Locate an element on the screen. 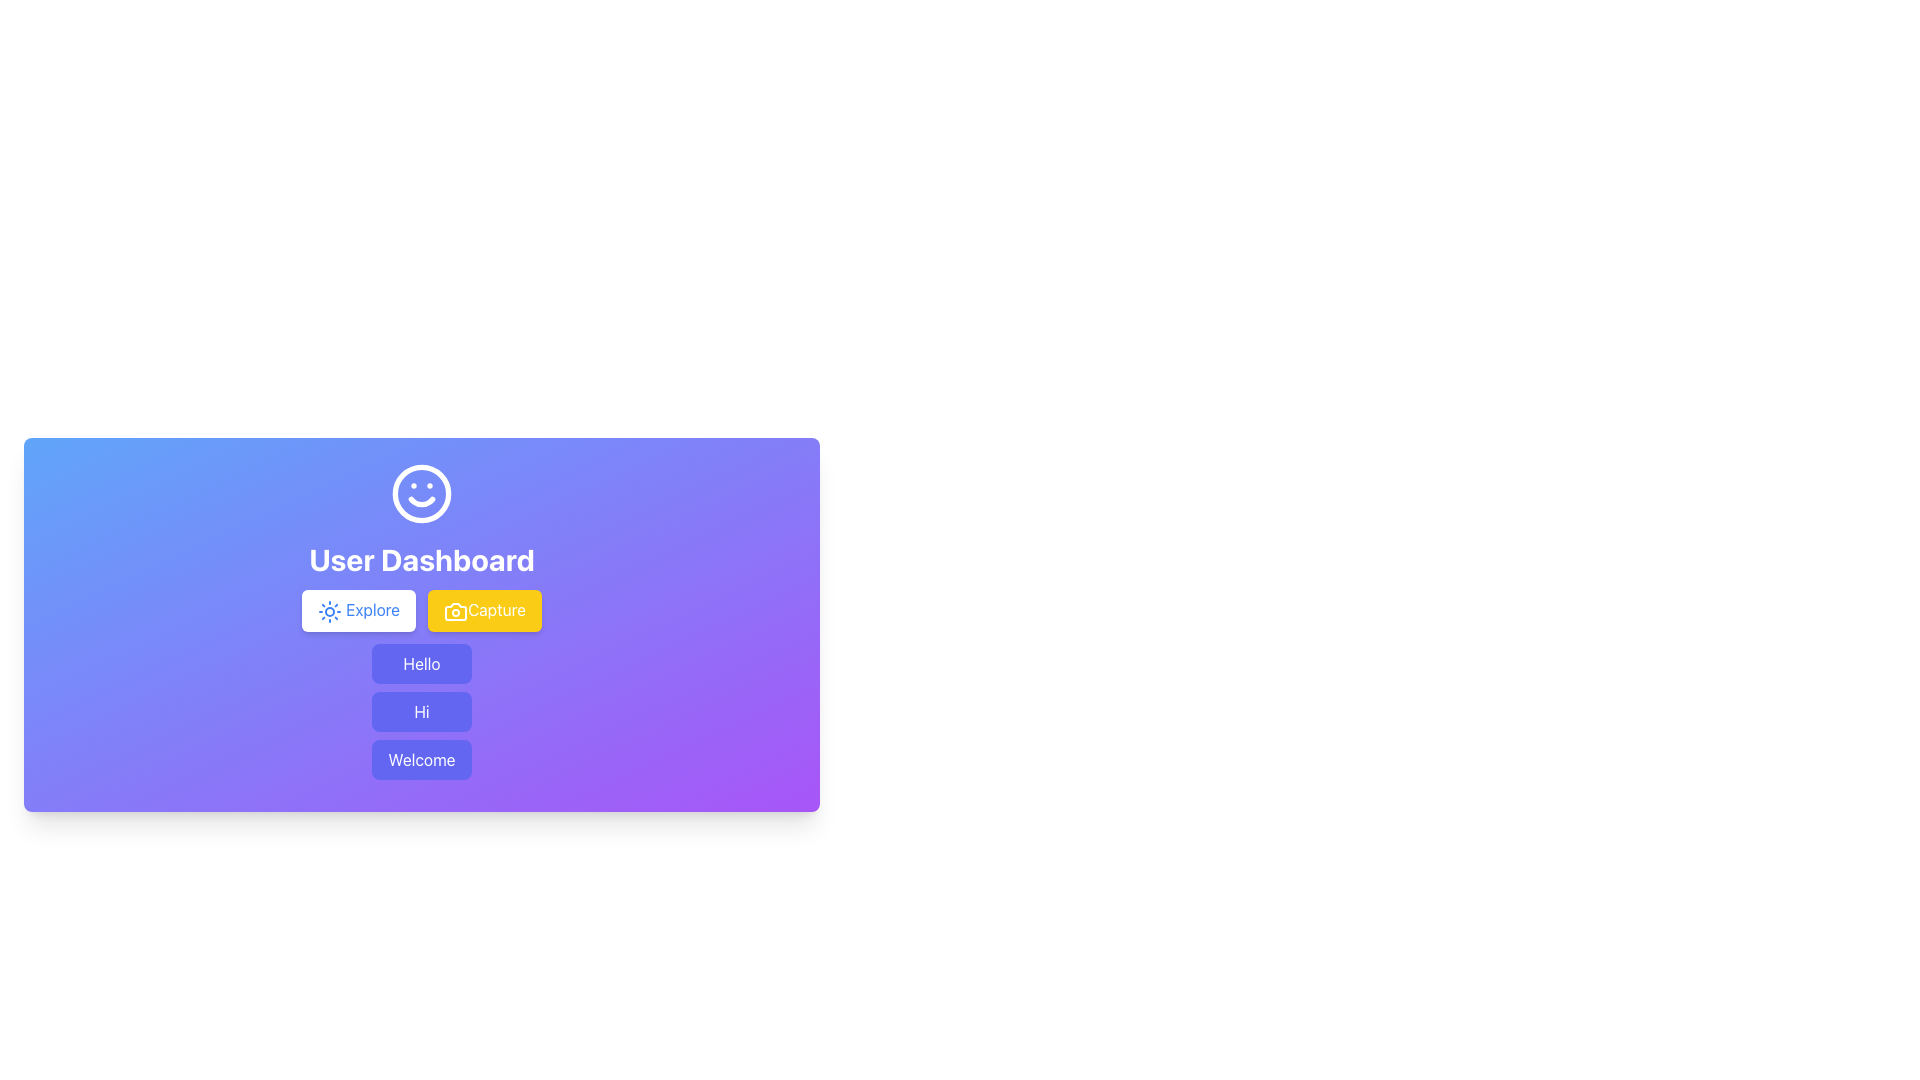 The width and height of the screenshot is (1920, 1080). the camera icon with a yellow background and white outline located inside the 'Capture' button is located at coordinates (455, 610).